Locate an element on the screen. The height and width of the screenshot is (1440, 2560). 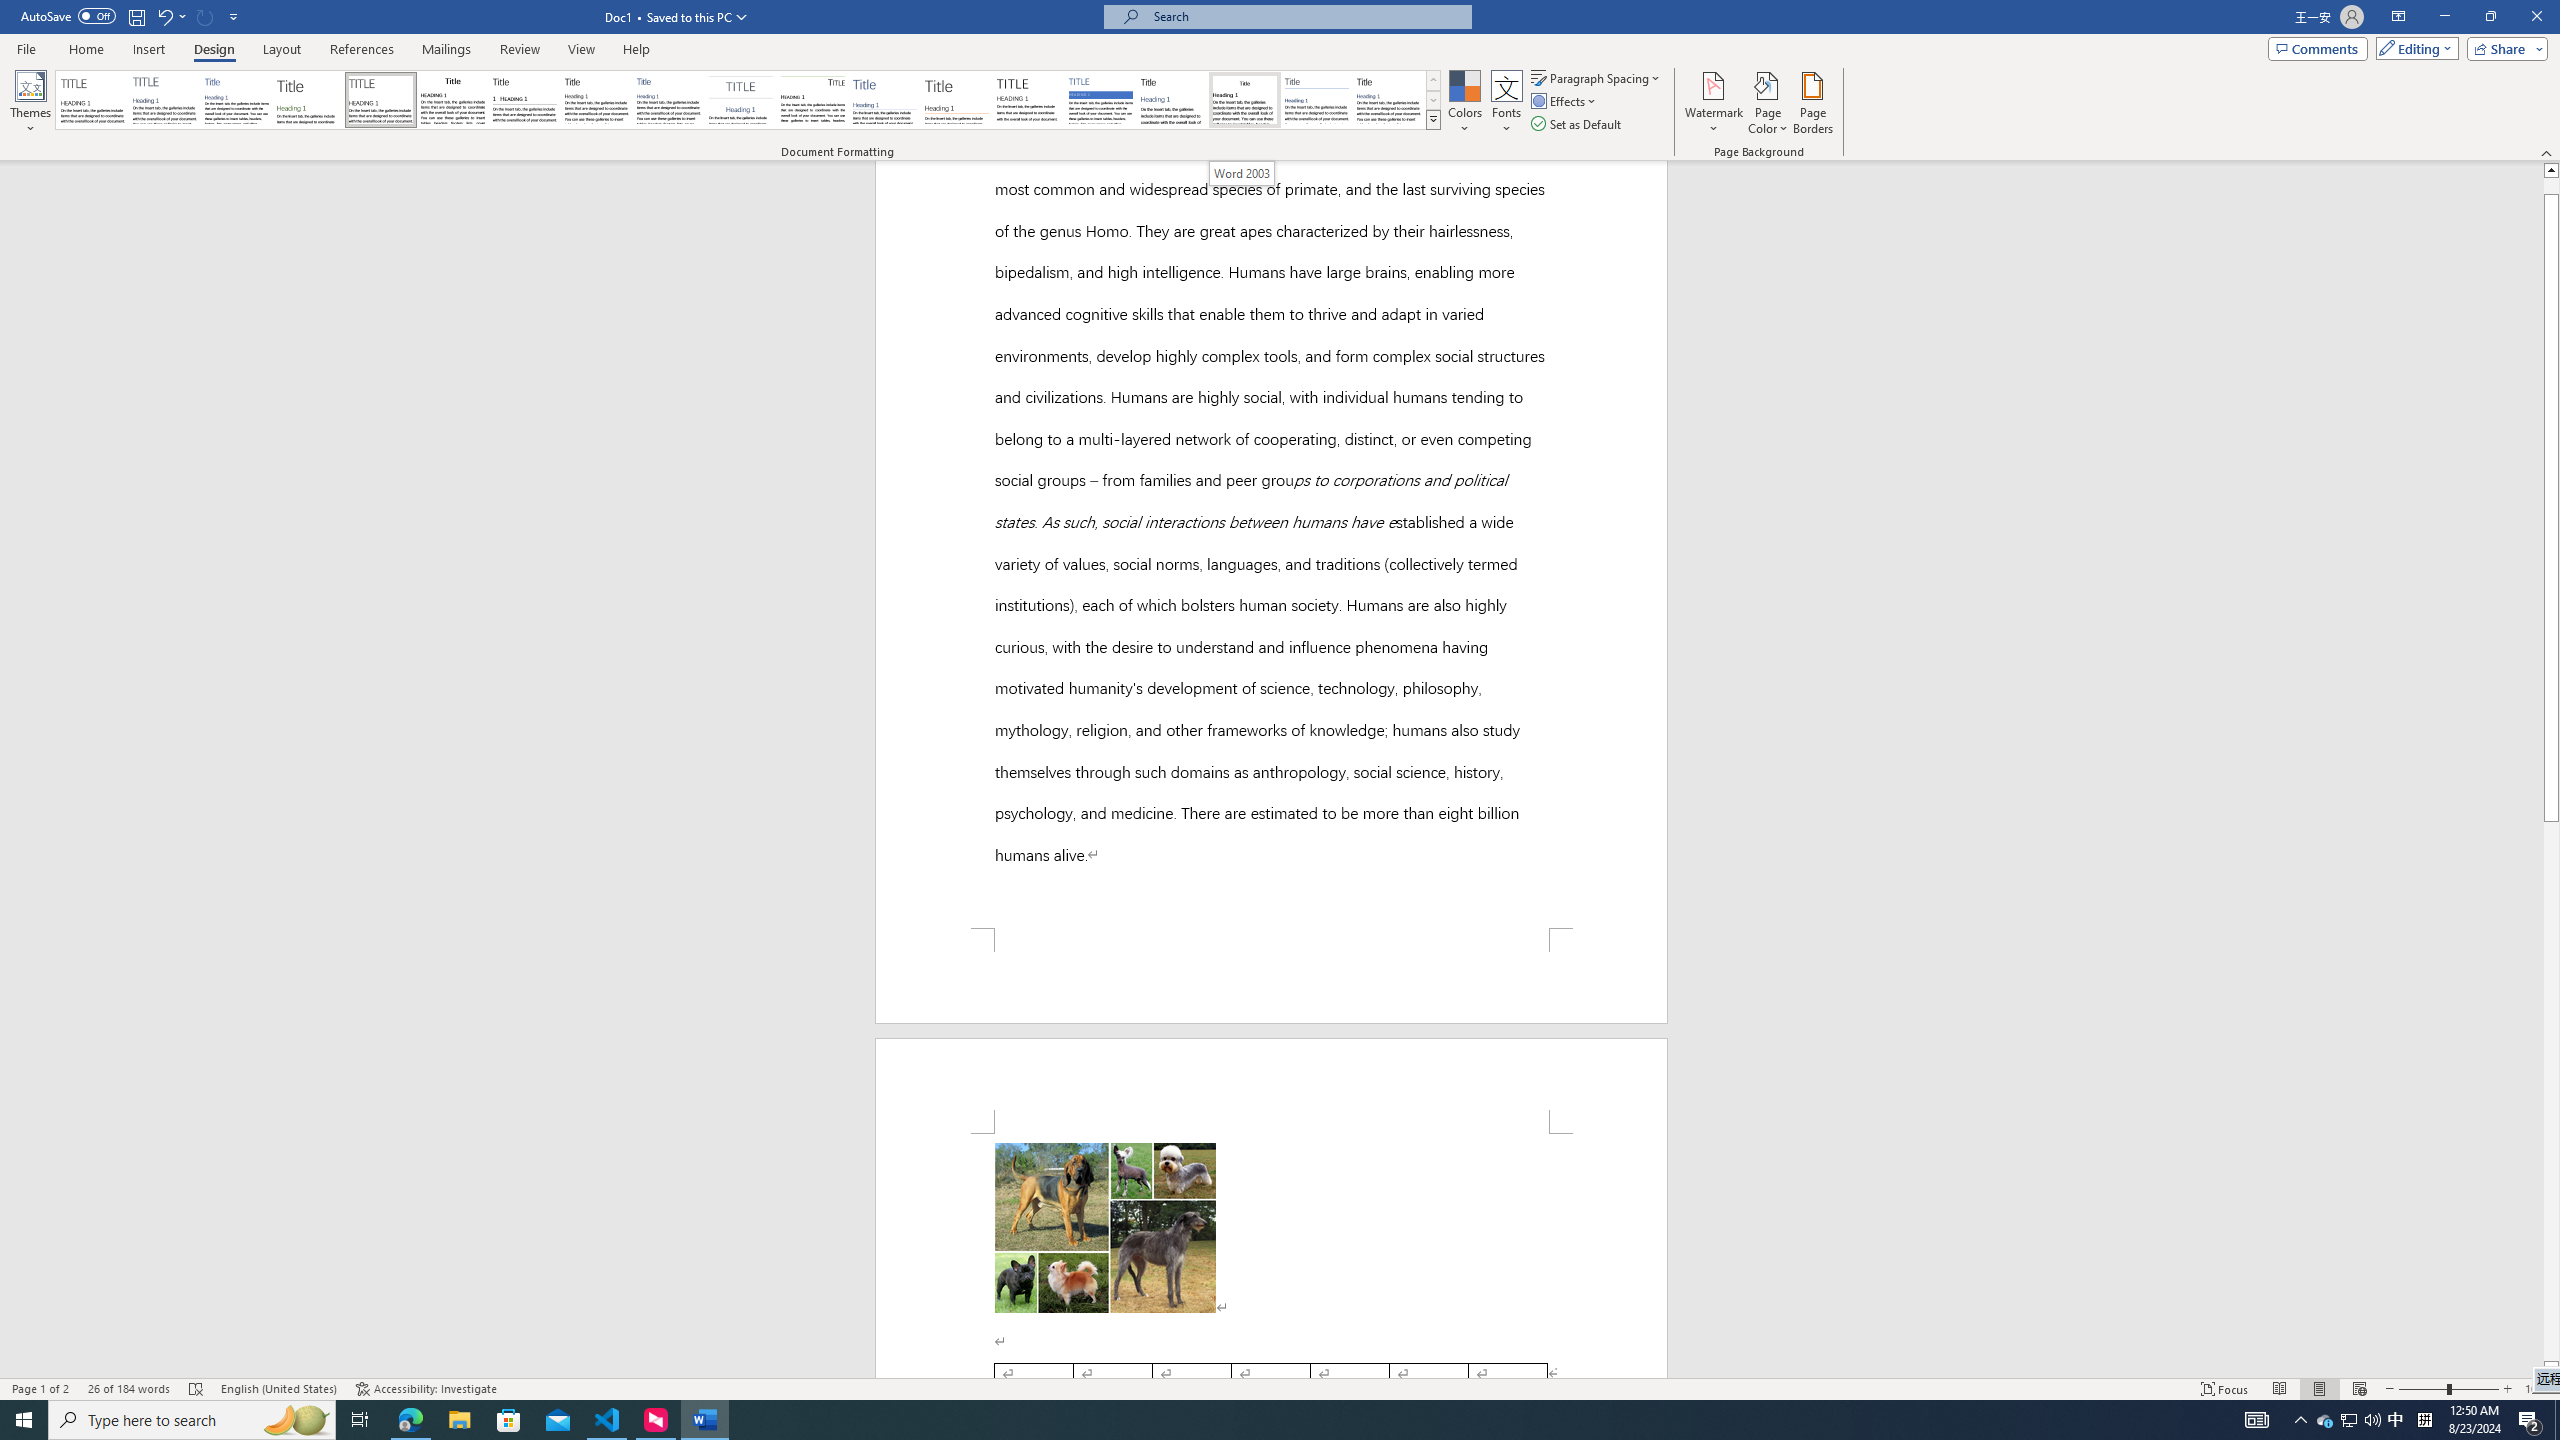
'Page Borders...' is located at coordinates (1813, 103).